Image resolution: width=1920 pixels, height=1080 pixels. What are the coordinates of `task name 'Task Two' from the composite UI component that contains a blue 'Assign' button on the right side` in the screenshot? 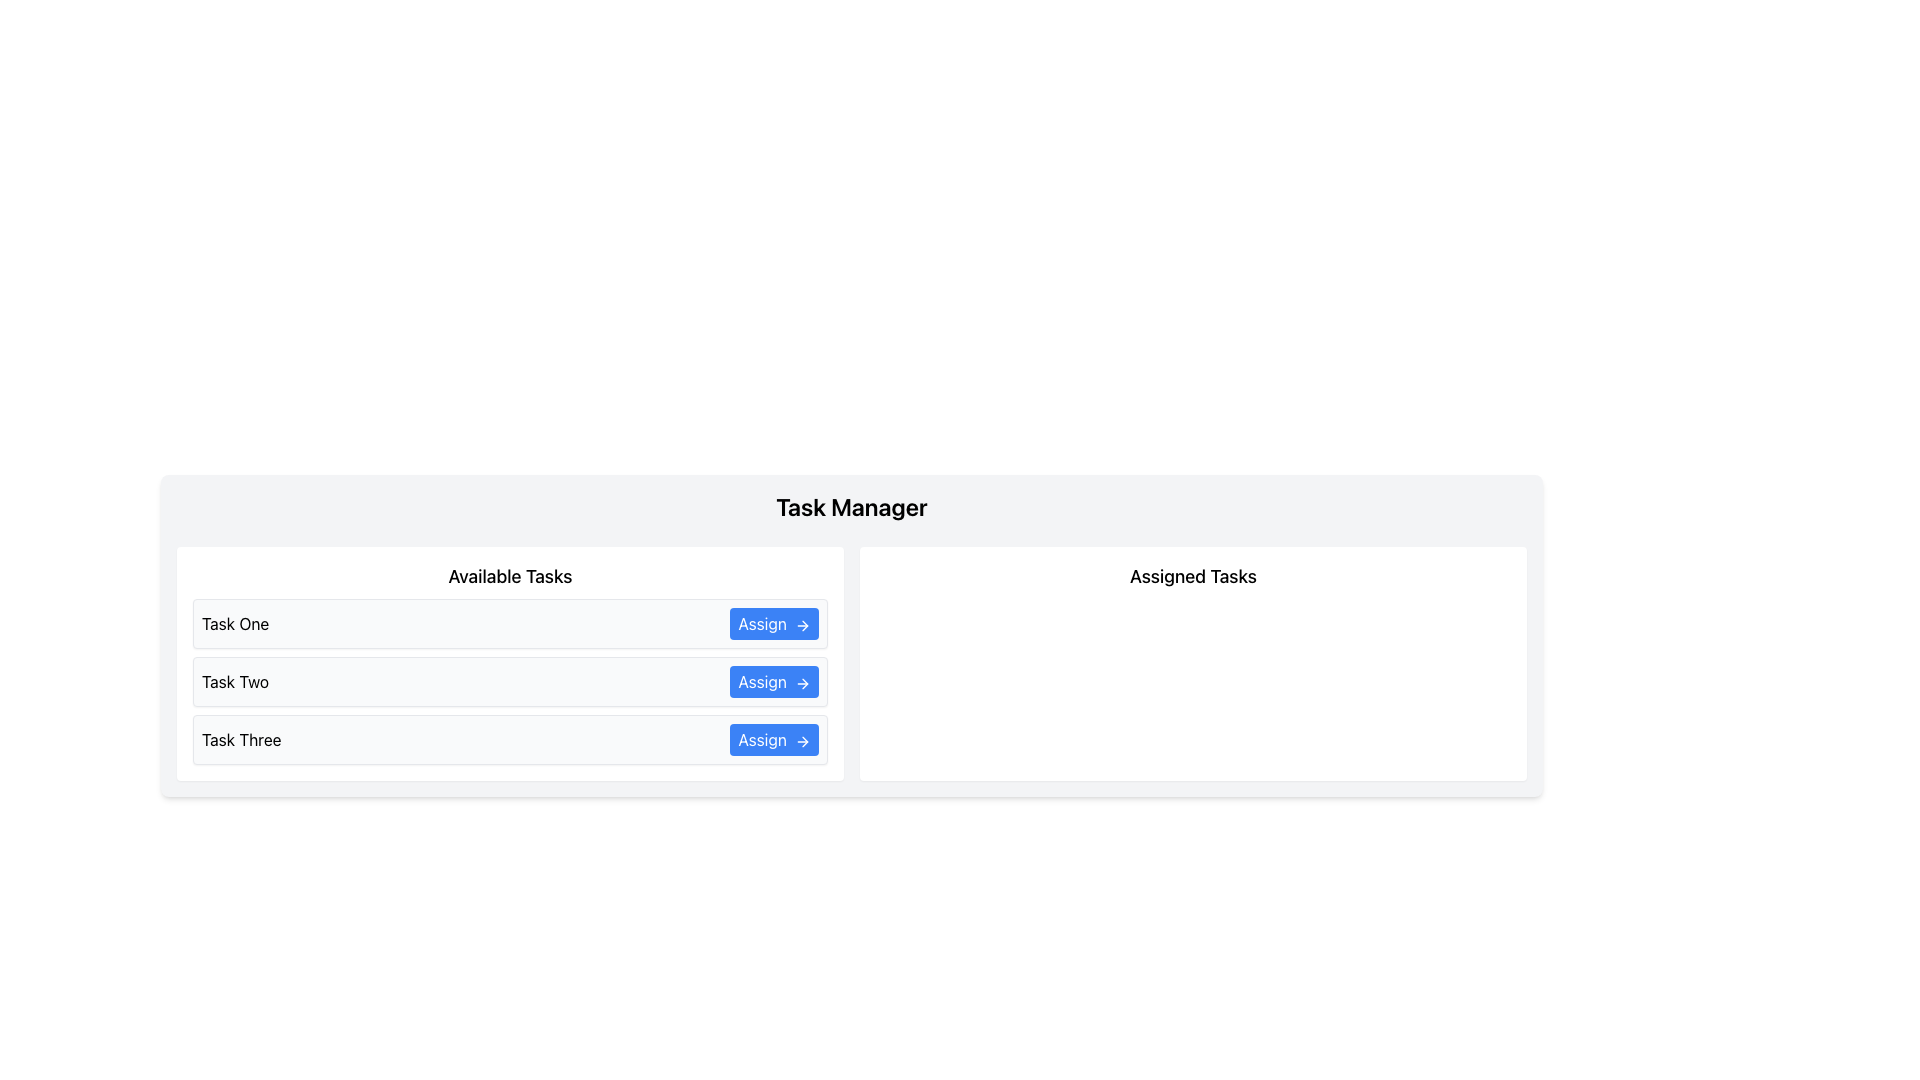 It's located at (510, 681).